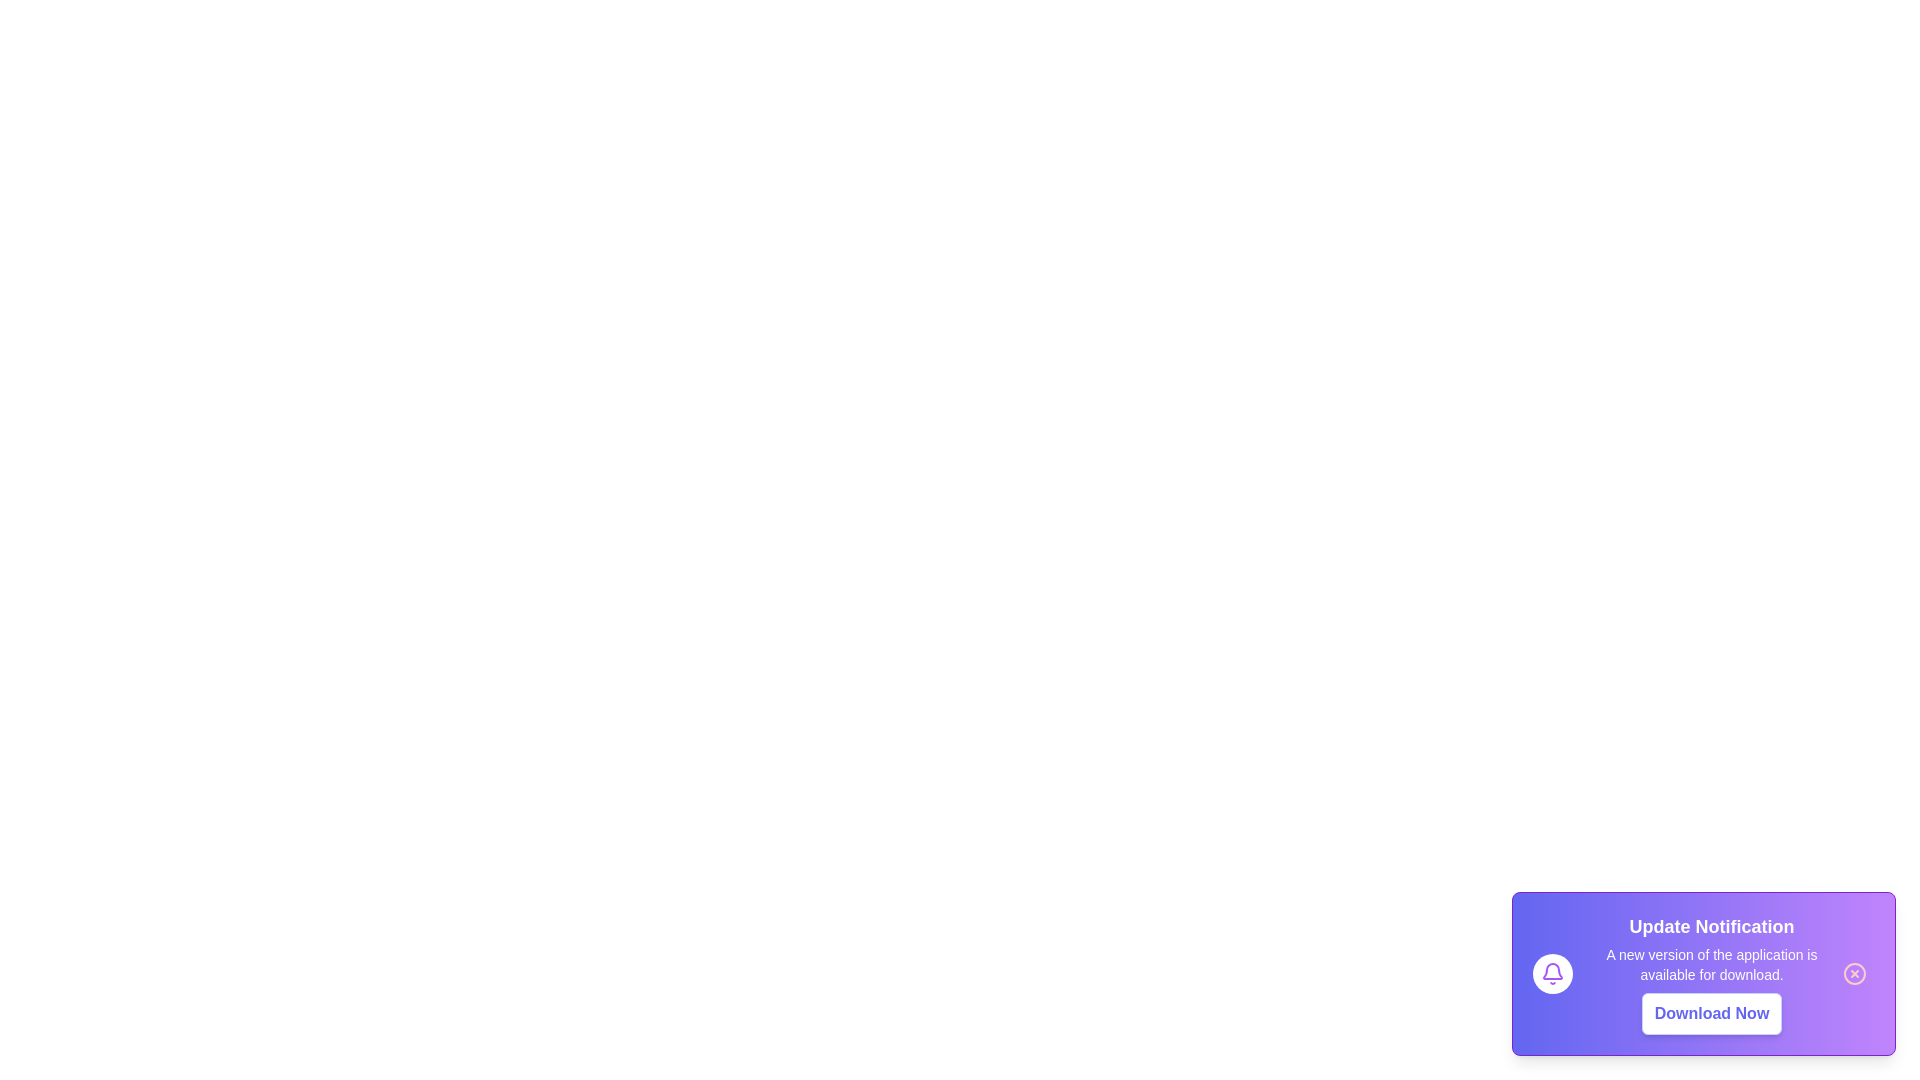  What do you see at coordinates (1552, 973) in the screenshot?
I see `the notification icon to inspect it` at bounding box center [1552, 973].